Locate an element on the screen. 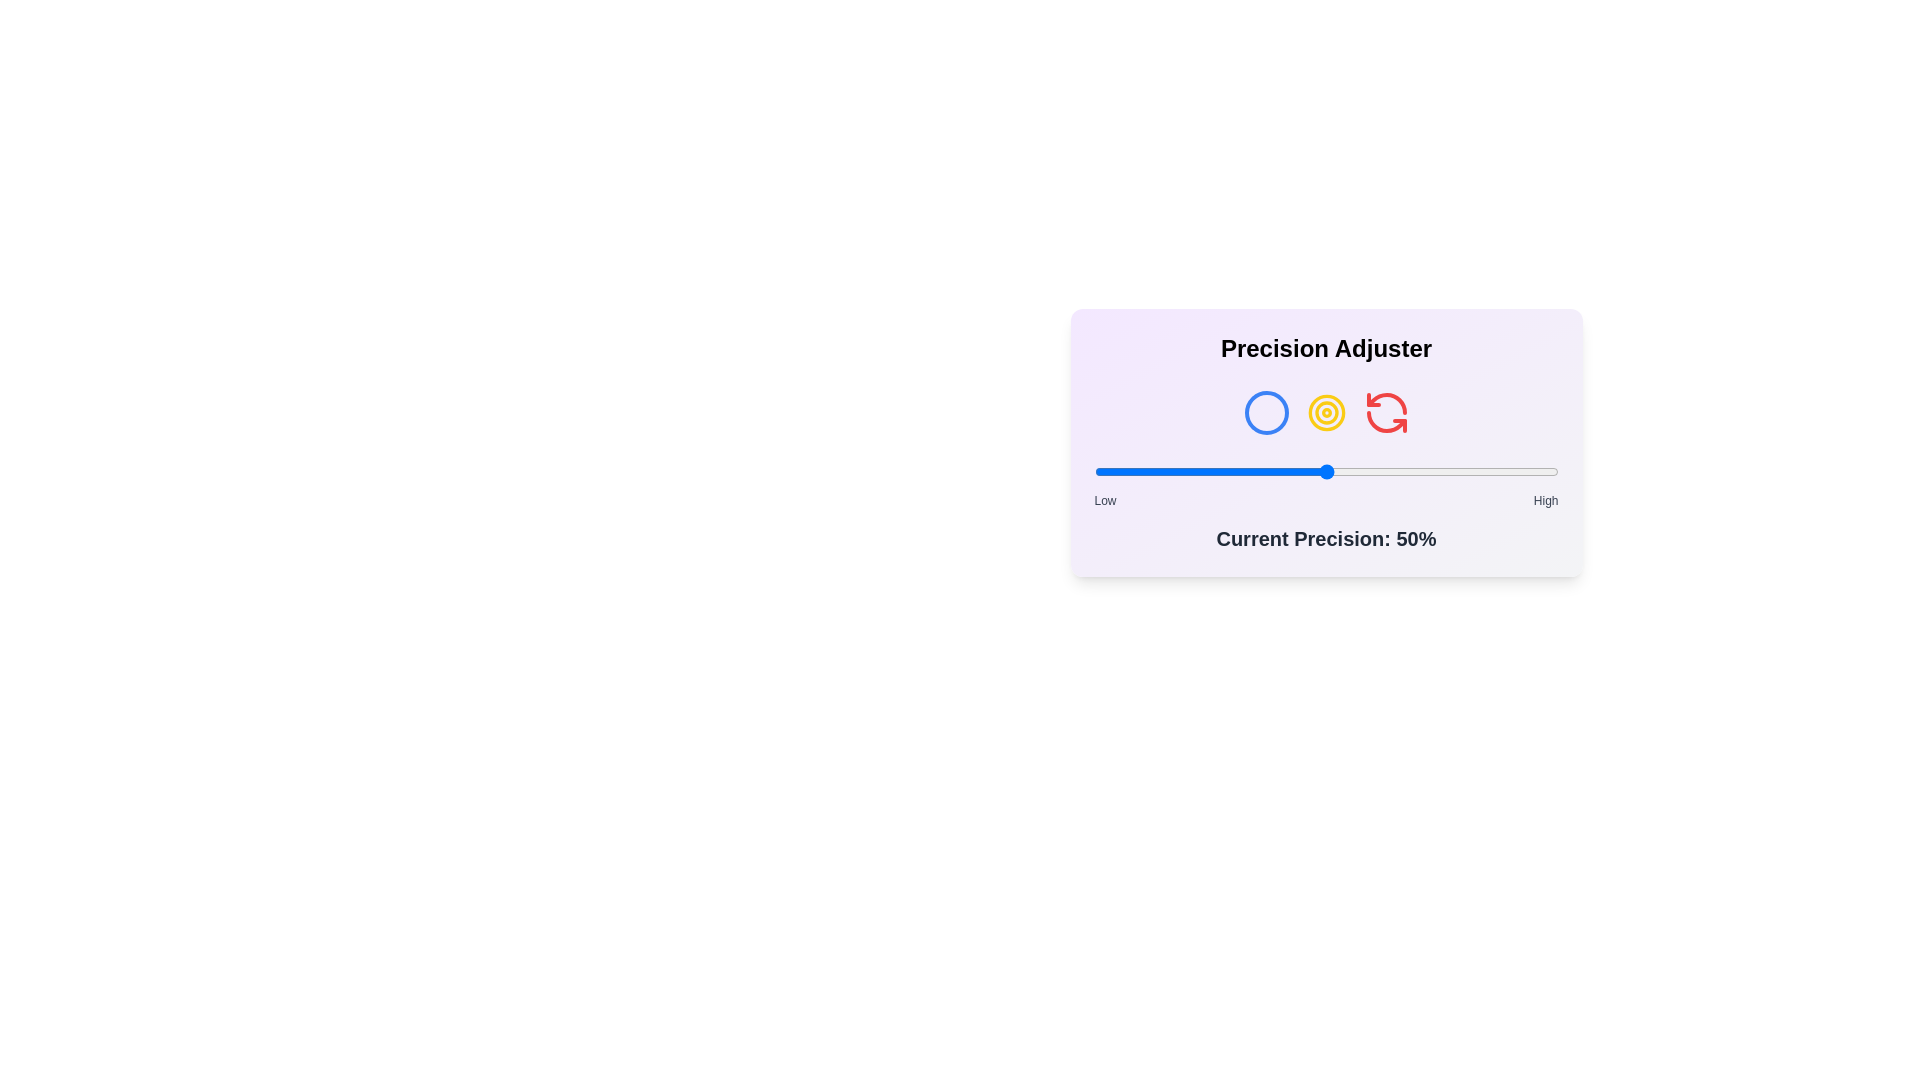 This screenshot has height=1080, width=1920. the circular icon centered at (1266.5, 413) is located at coordinates (1265, 411).